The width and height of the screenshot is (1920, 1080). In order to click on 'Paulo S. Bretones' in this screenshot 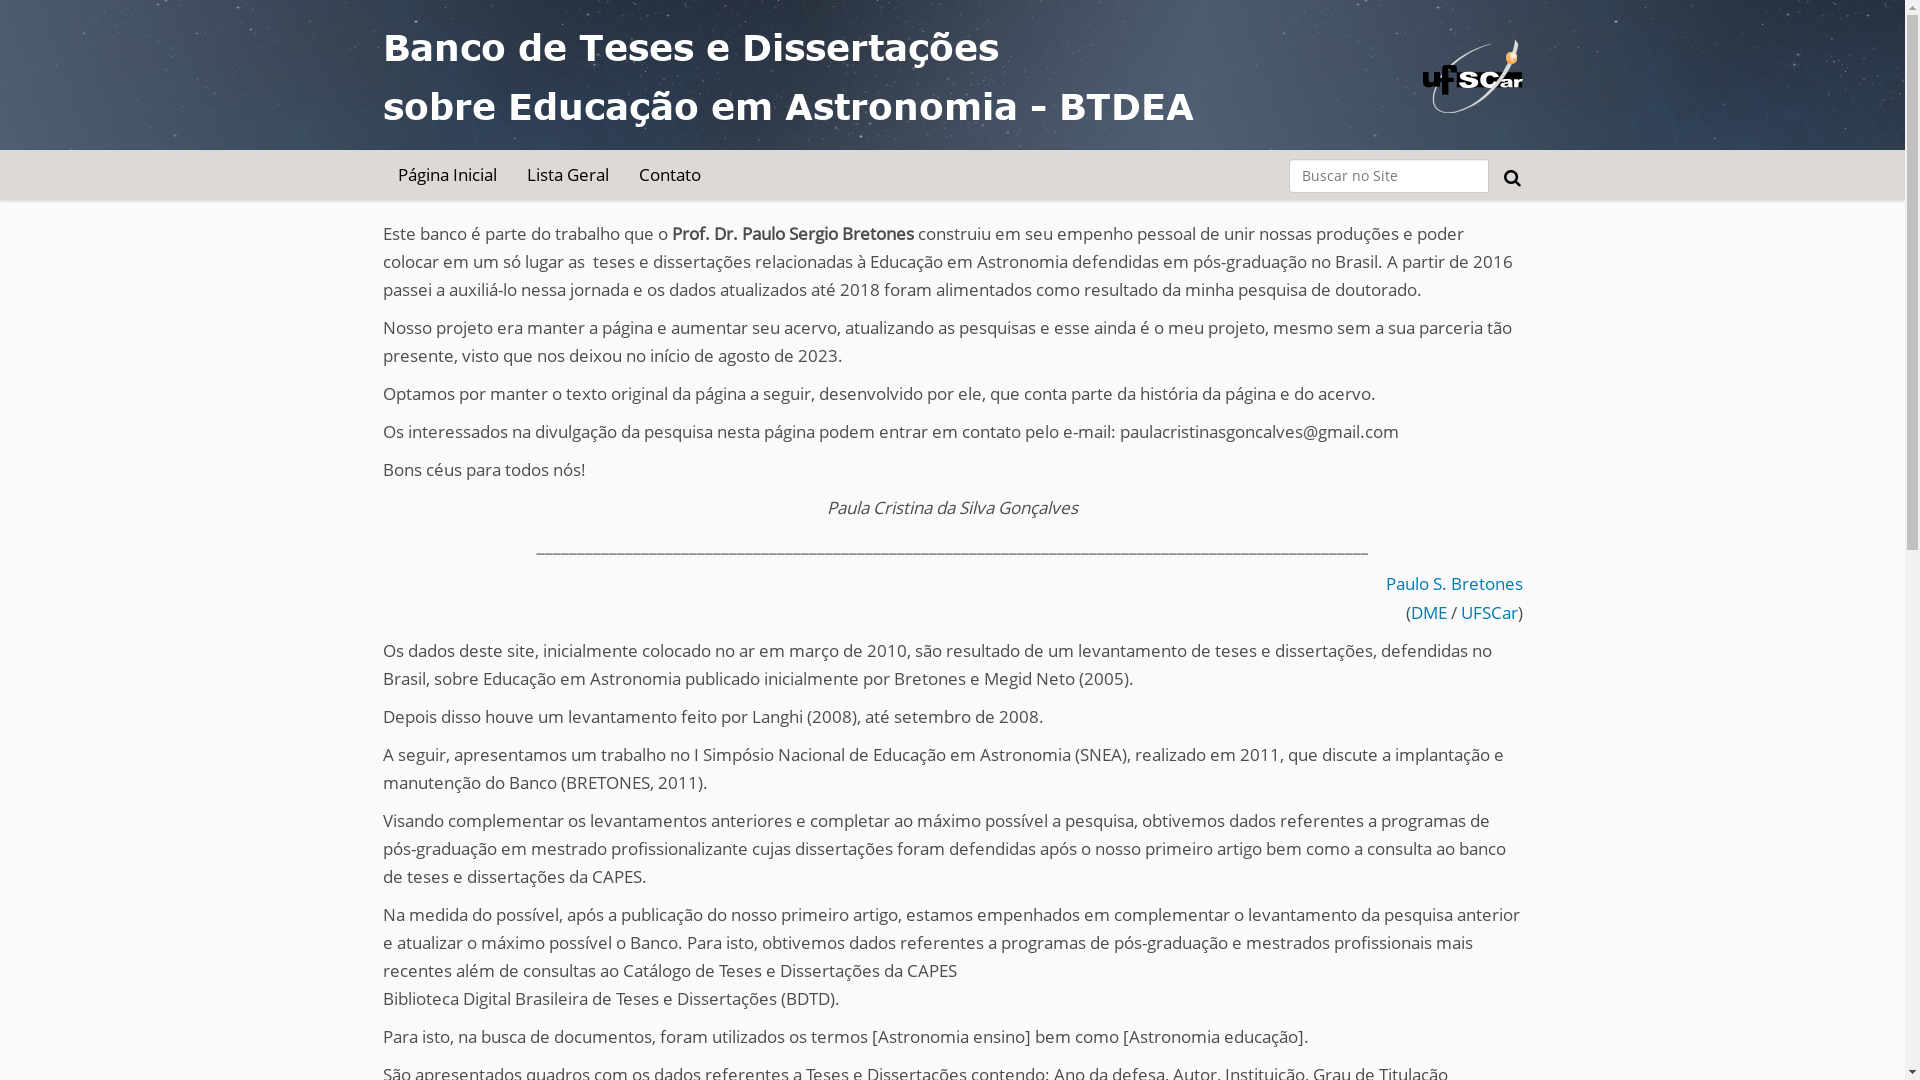, I will do `click(1454, 583)`.